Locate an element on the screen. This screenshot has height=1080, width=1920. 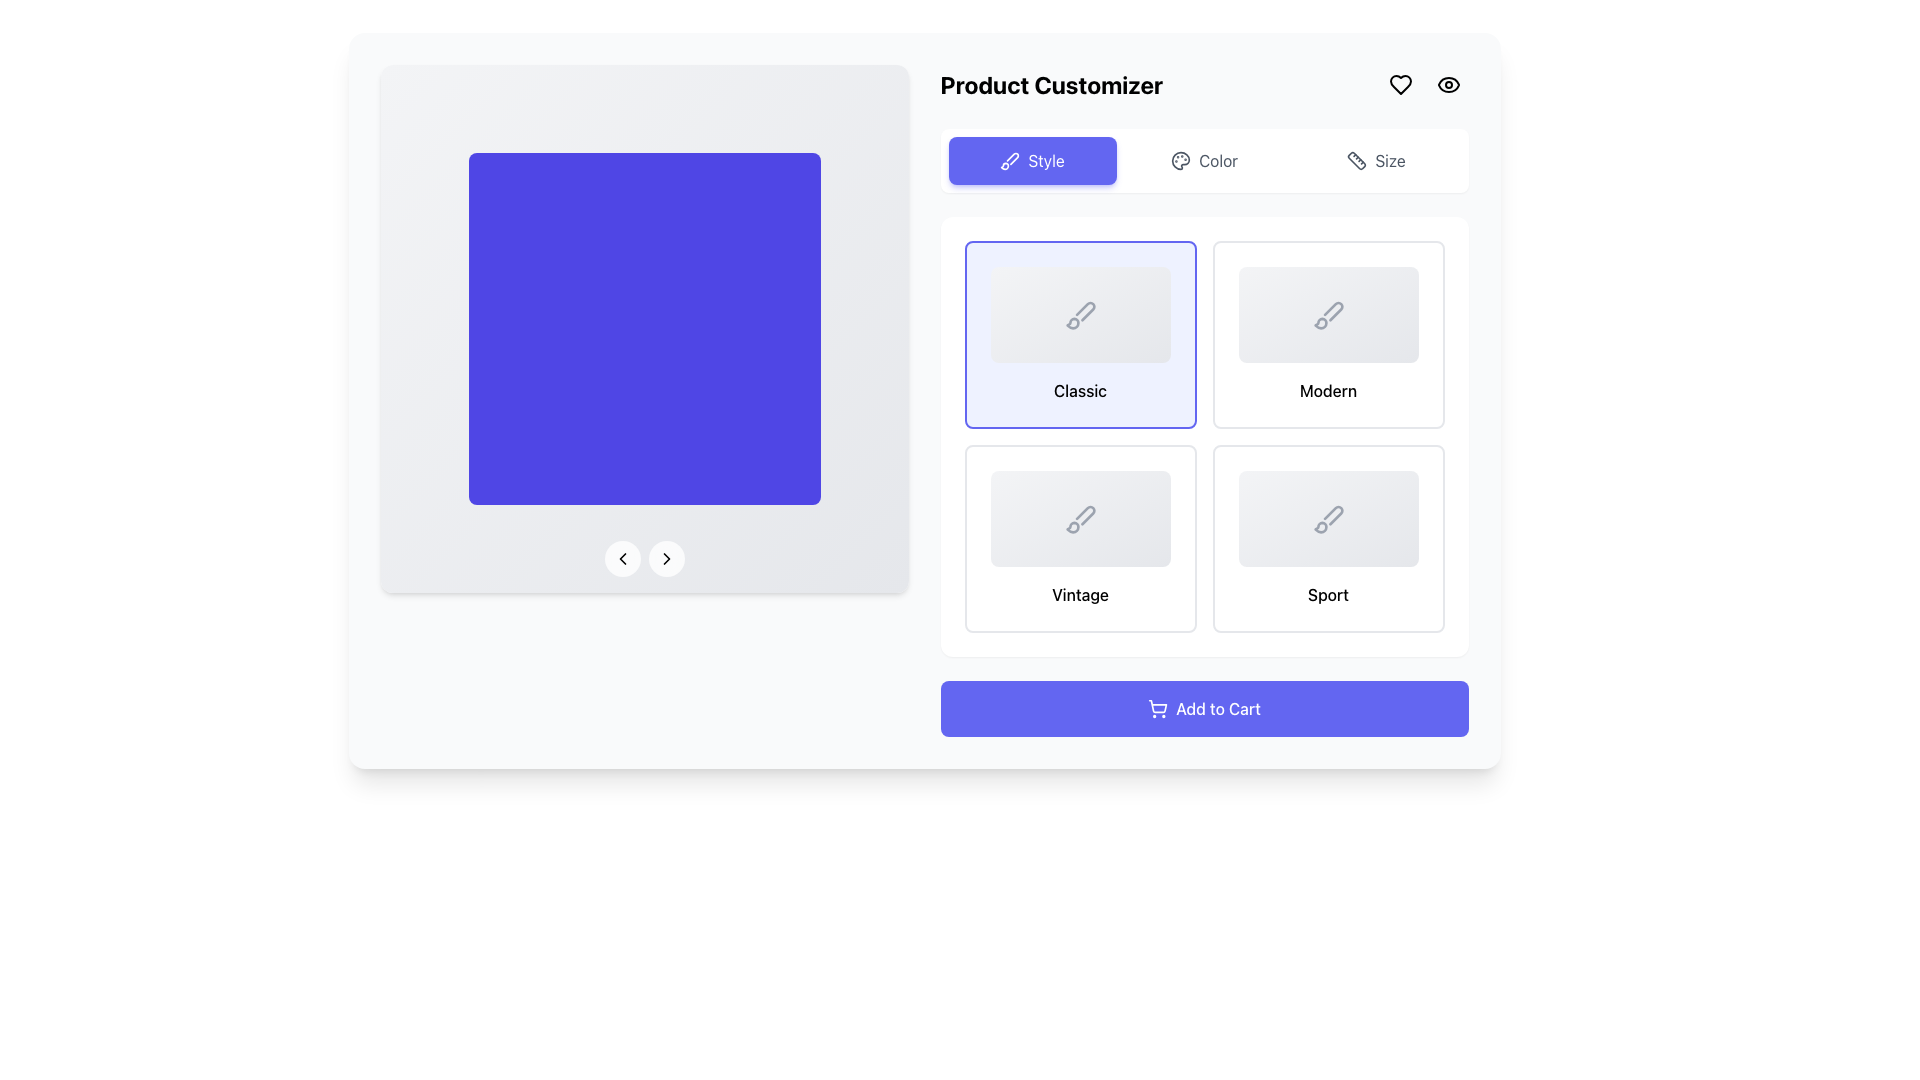
the 'Classic' interactive card in the top-left corner of the product customization interface is located at coordinates (1079, 334).